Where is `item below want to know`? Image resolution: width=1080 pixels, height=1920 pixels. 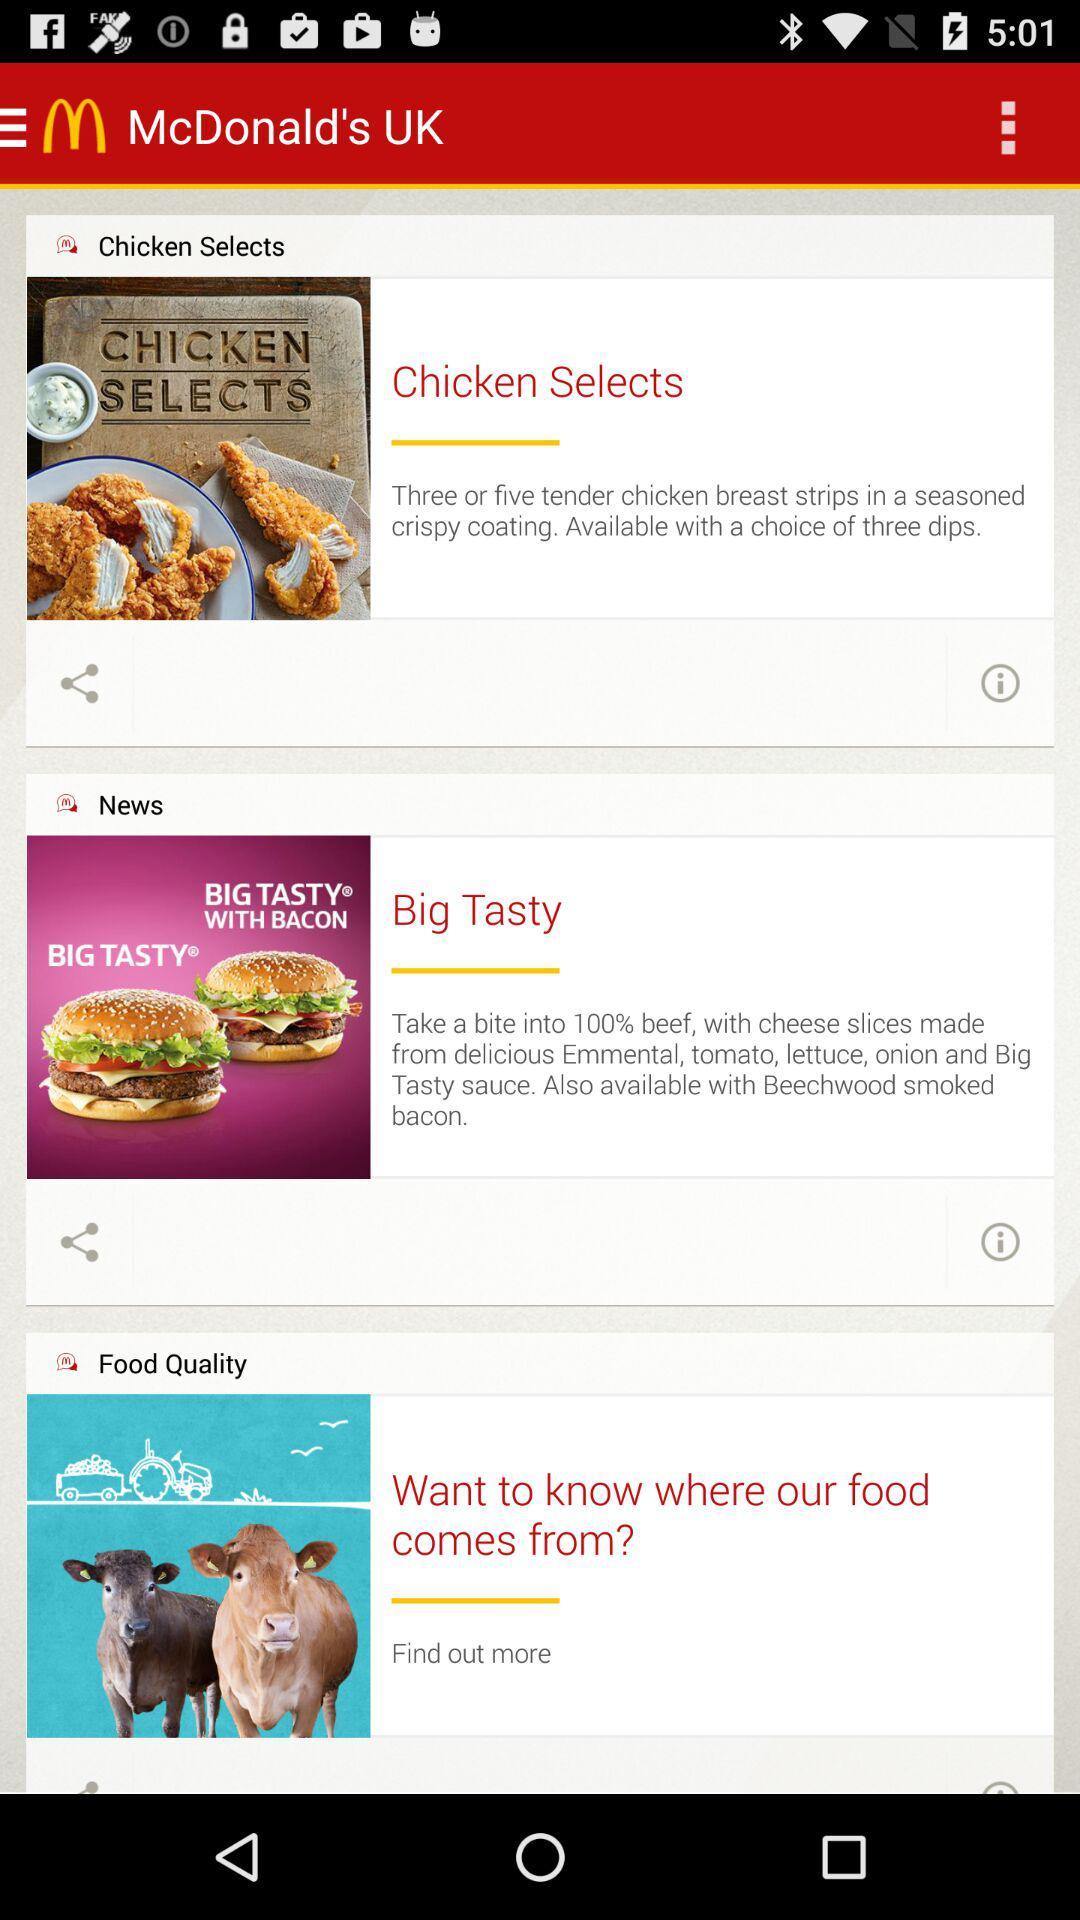 item below want to know is located at coordinates (475, 1600).